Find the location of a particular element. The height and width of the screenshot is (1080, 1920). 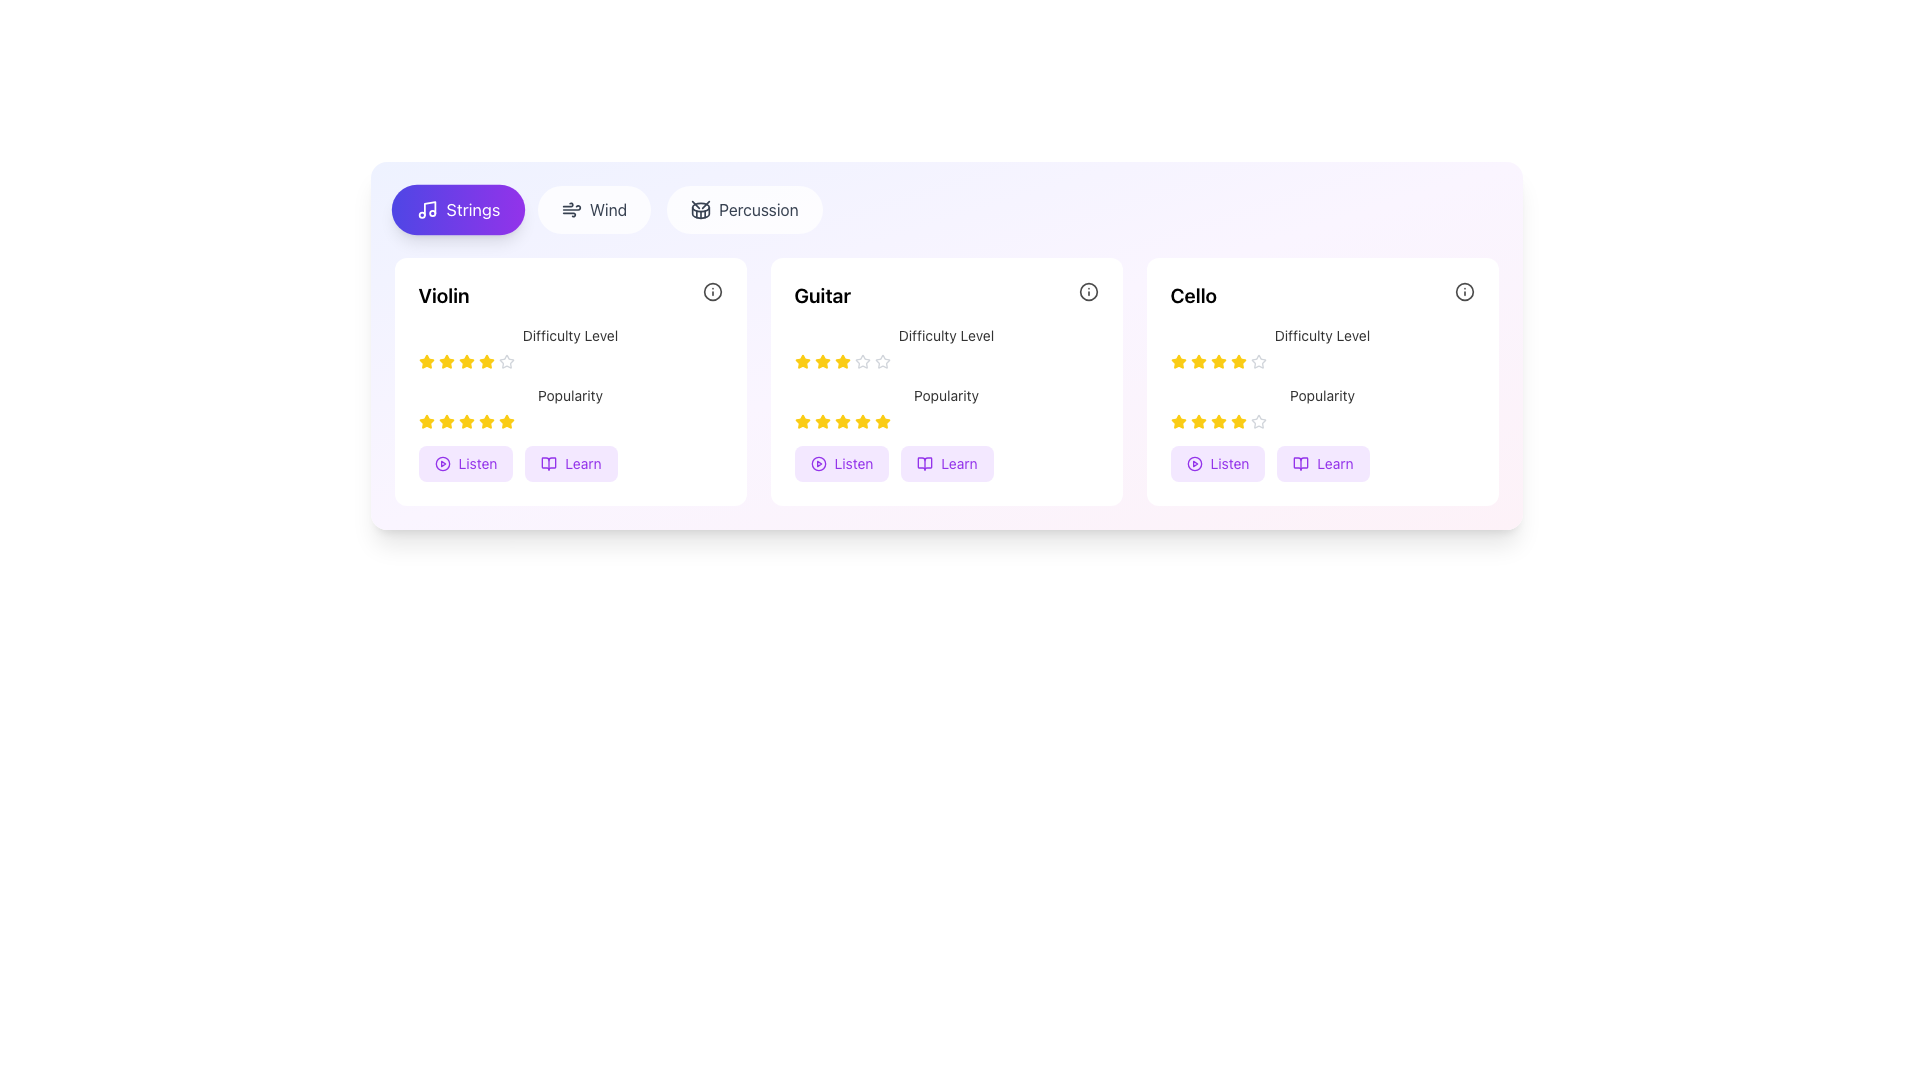

the 'Learn' text label styled in purple within the button of the second card (Guitar) located towards the bottom-right corner next to the 'Listen' button is located at coordinates (958, 463).